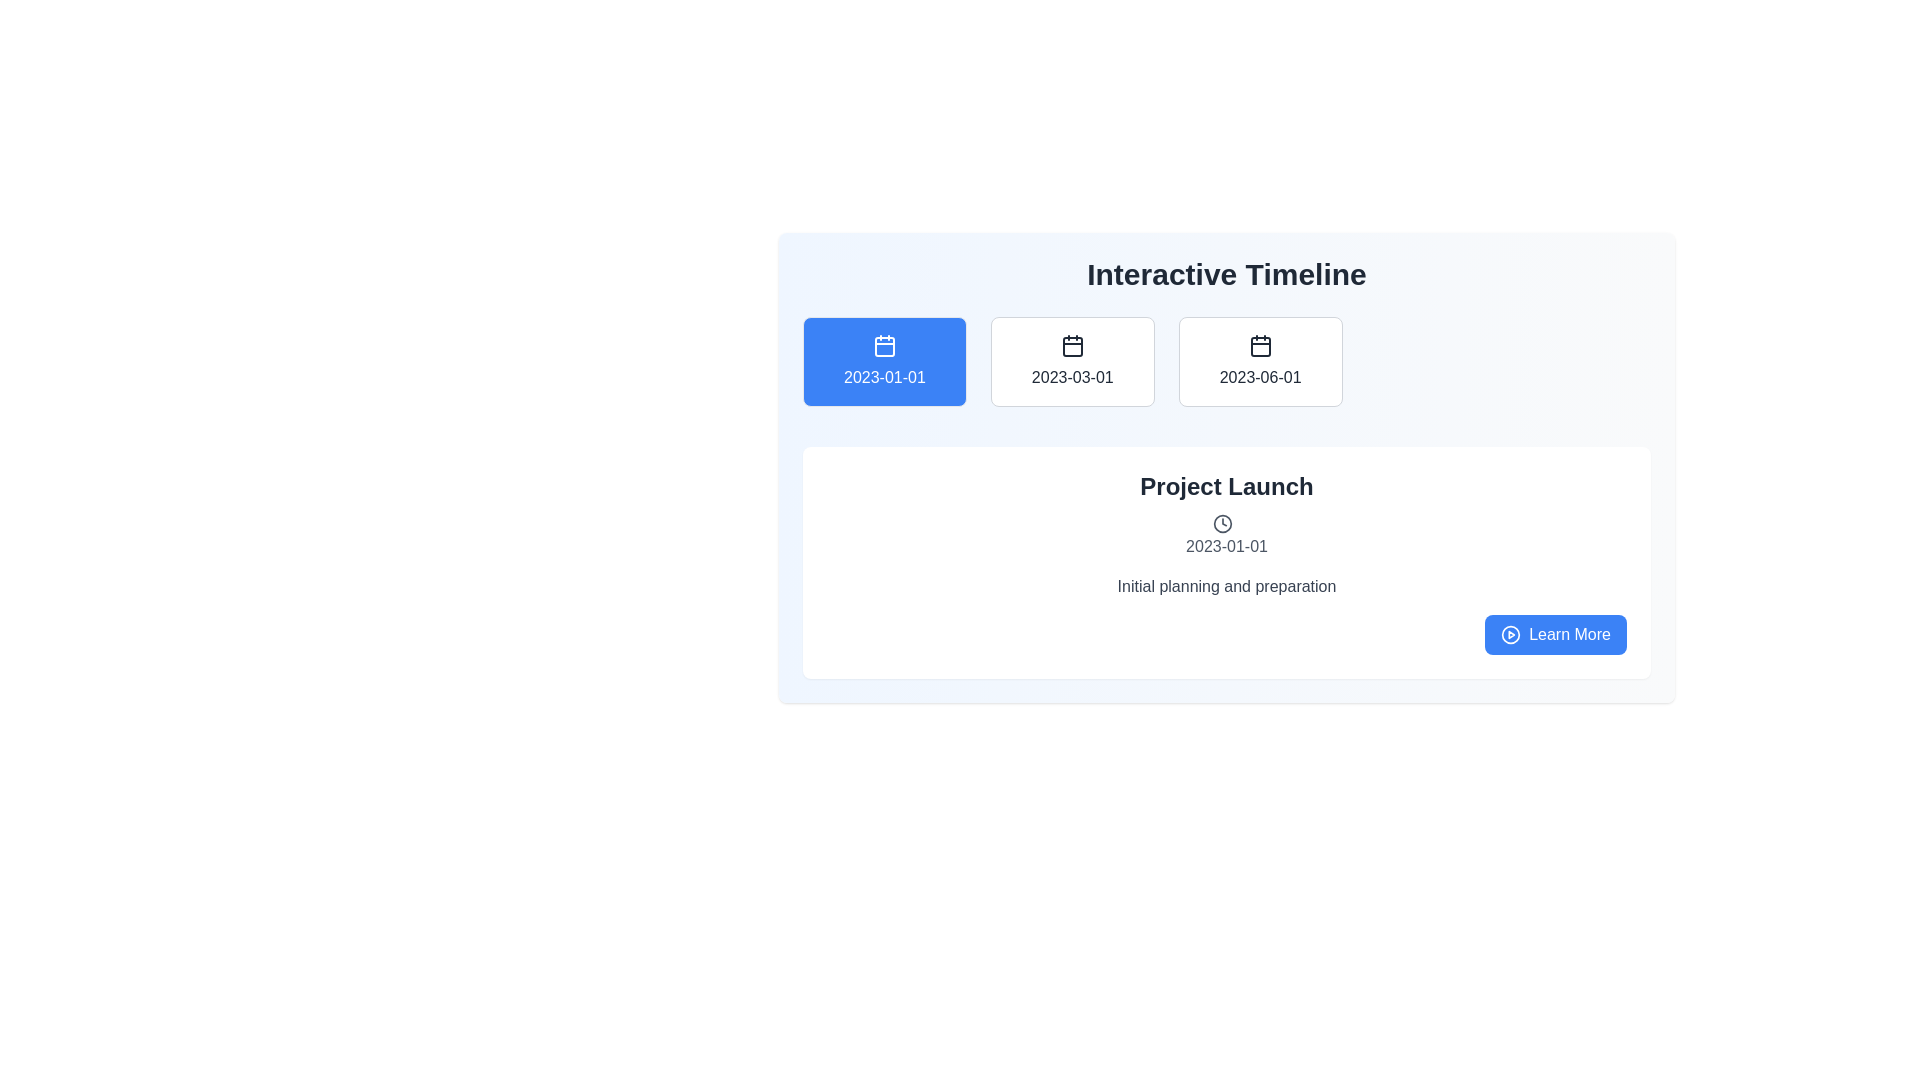 This screenshot has width=1920, height=1080. I want to click on the SVG circle element that is part of the clock icon, which signifies time or schedules, located near the 'Project Launch 2023-01-01' text, so click(1222, 522).